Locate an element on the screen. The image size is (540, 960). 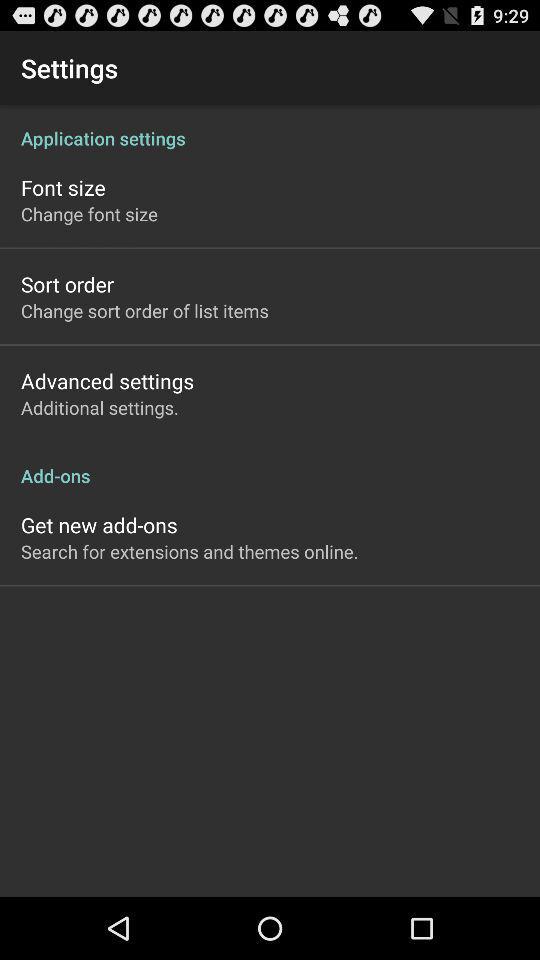
the get new add app is located at coordinates (98, 524).